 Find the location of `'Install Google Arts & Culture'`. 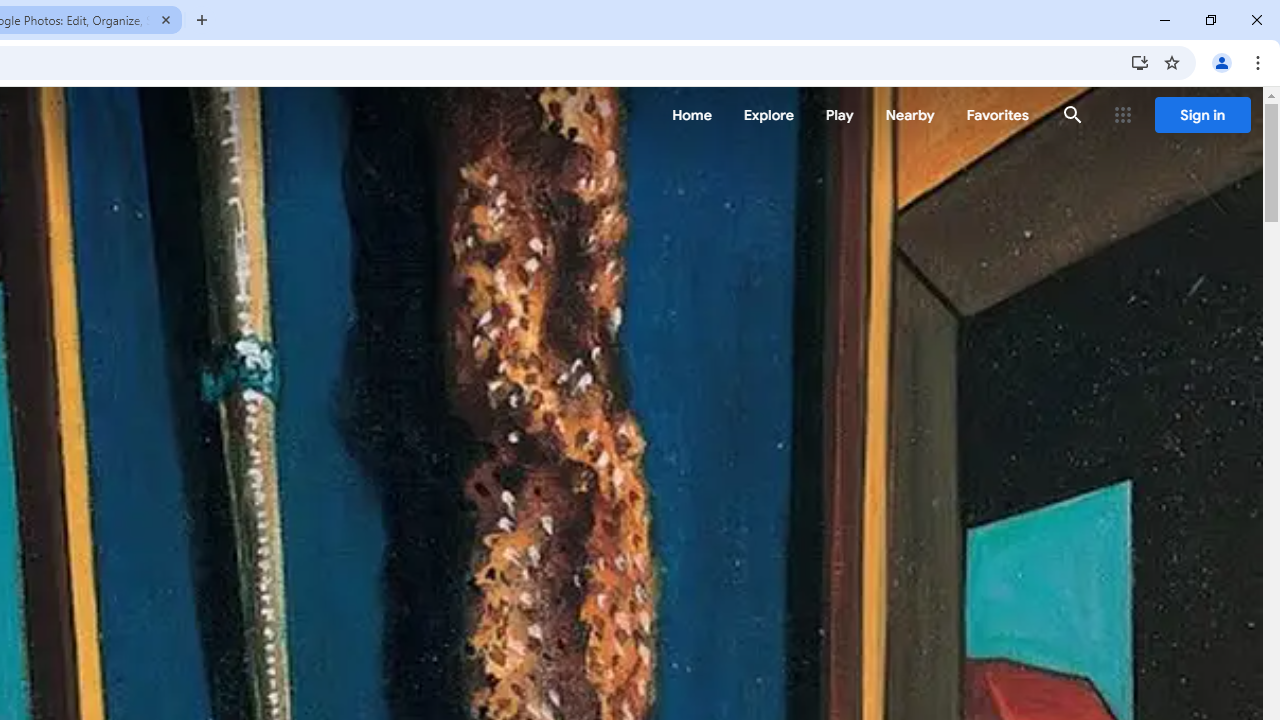

'Install Google Arts & Culture' is located at coordinates (1139, 61).